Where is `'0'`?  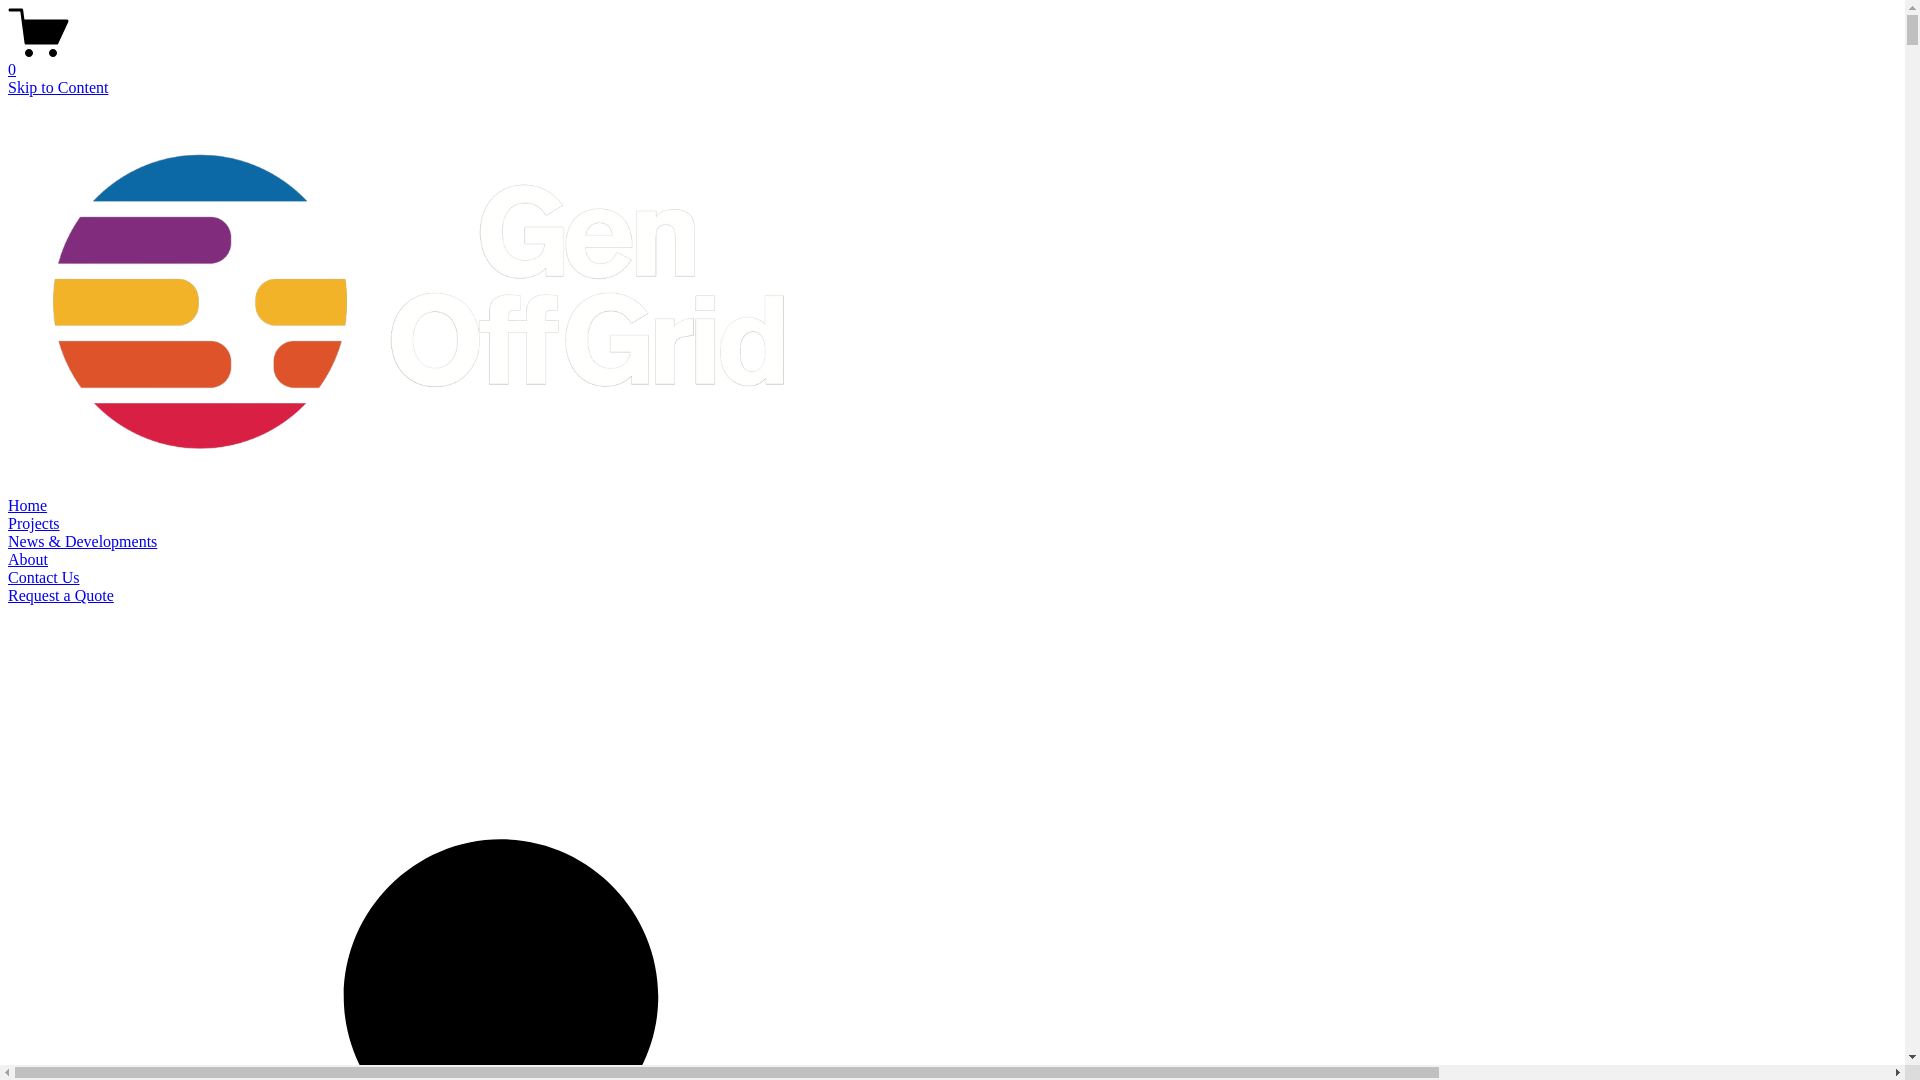 '0' is located at coordinates (951, 60).